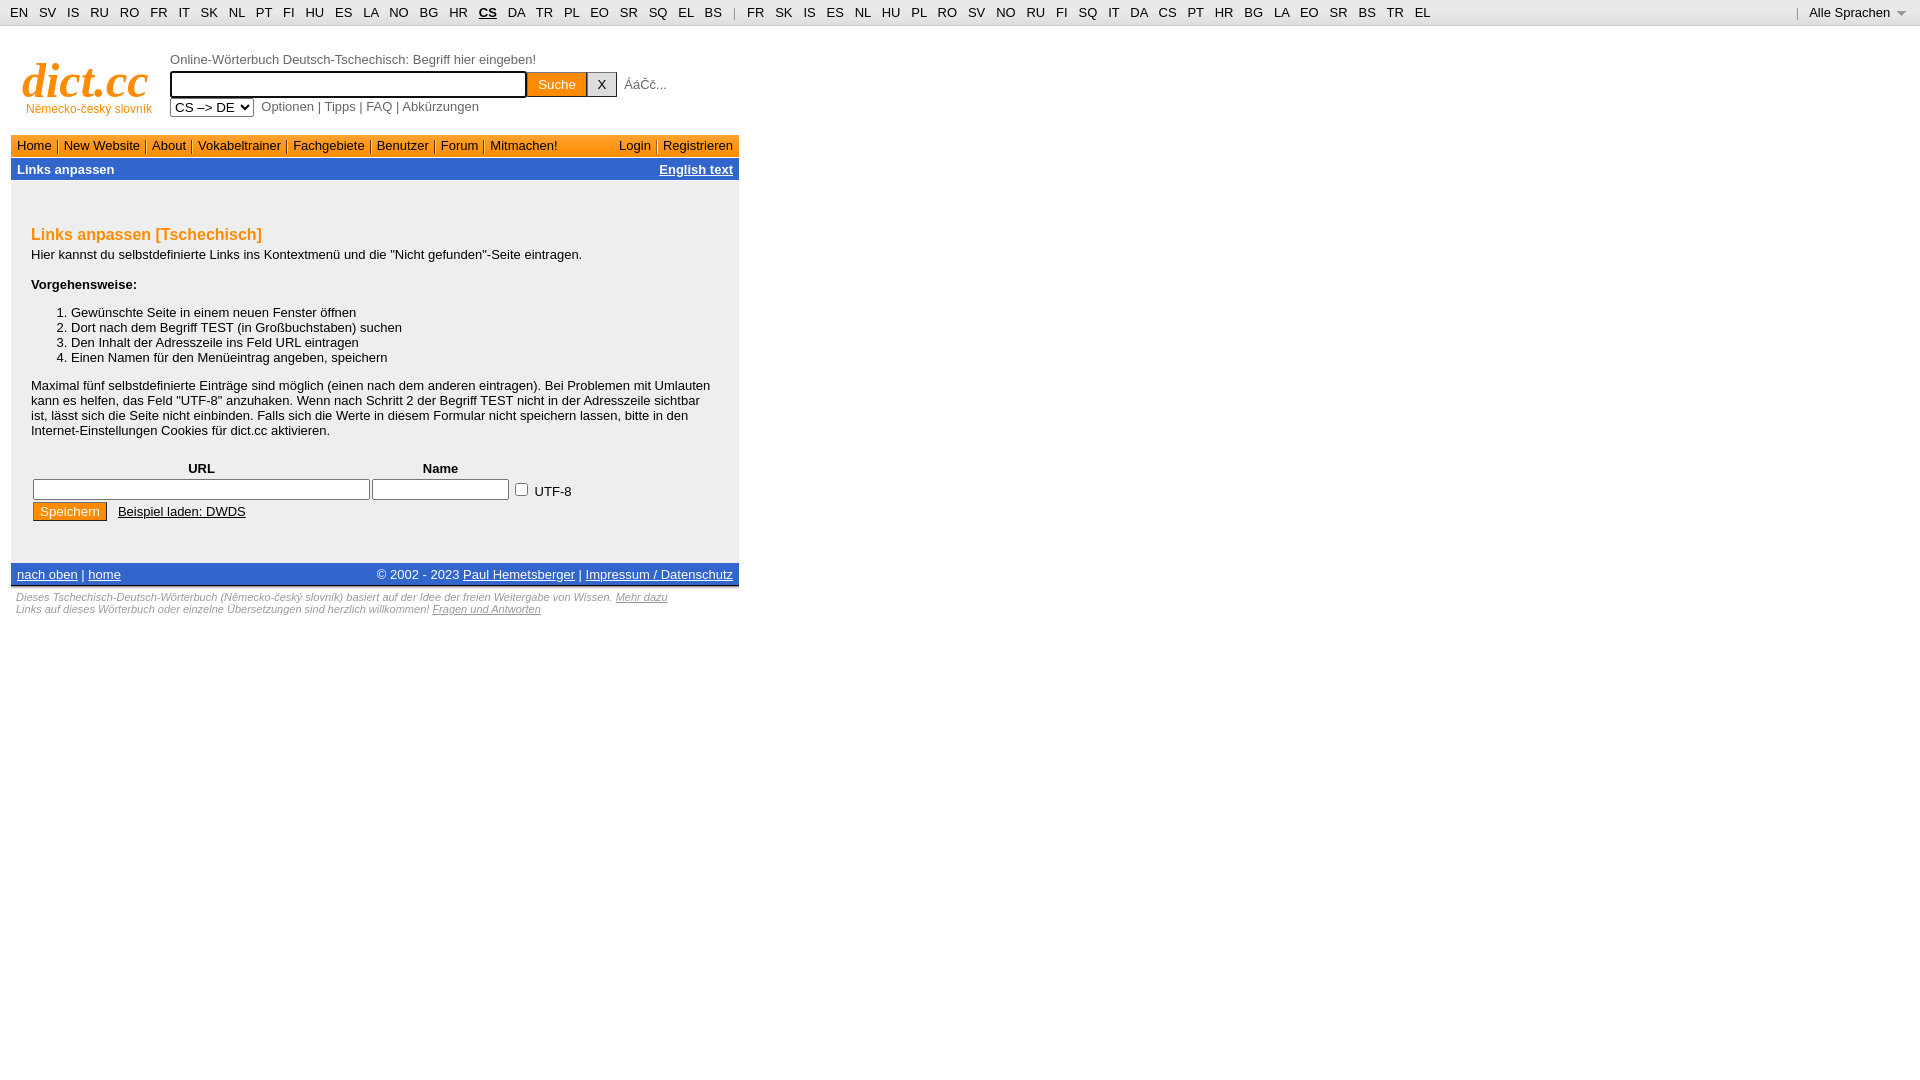 This screenshot has height=1080, width=1920. I want to click on 'Login', so click(633, 144).